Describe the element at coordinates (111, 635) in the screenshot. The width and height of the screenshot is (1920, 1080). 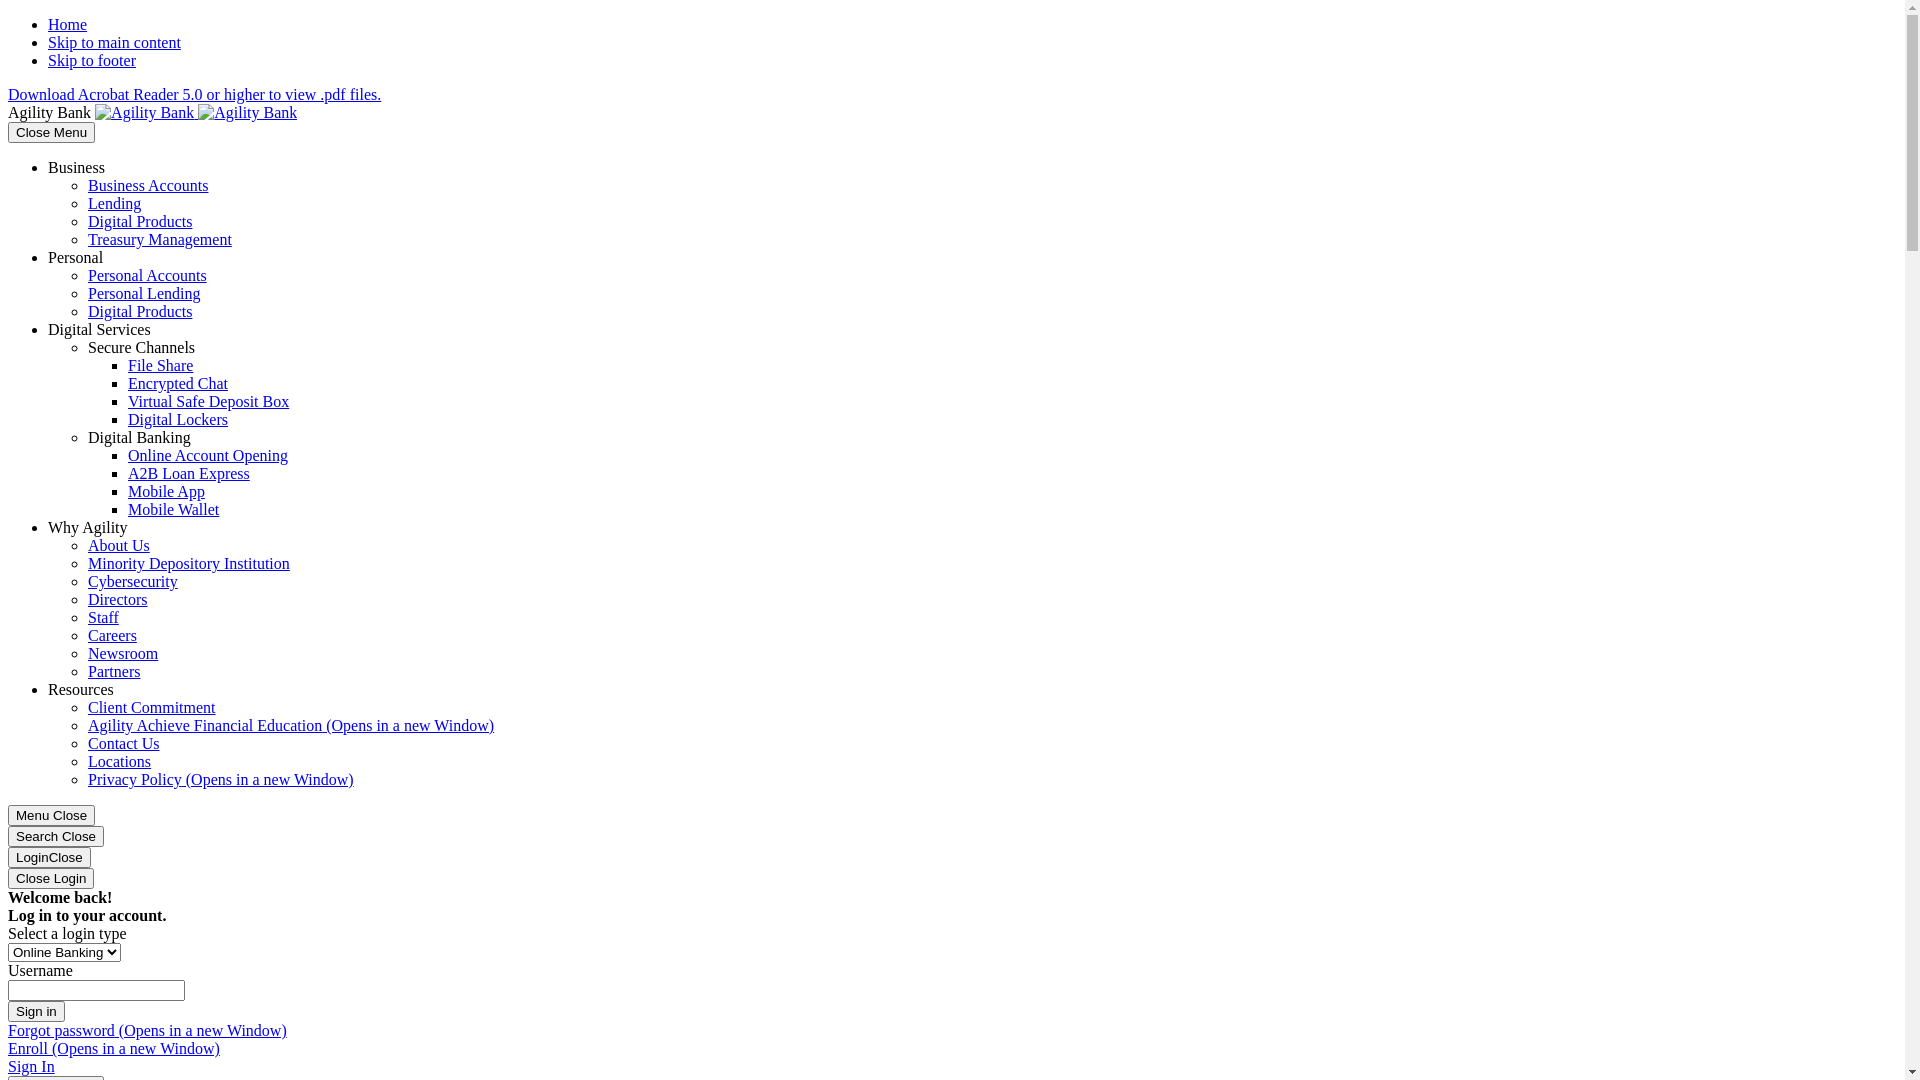
I see `'Careers'` at that location.